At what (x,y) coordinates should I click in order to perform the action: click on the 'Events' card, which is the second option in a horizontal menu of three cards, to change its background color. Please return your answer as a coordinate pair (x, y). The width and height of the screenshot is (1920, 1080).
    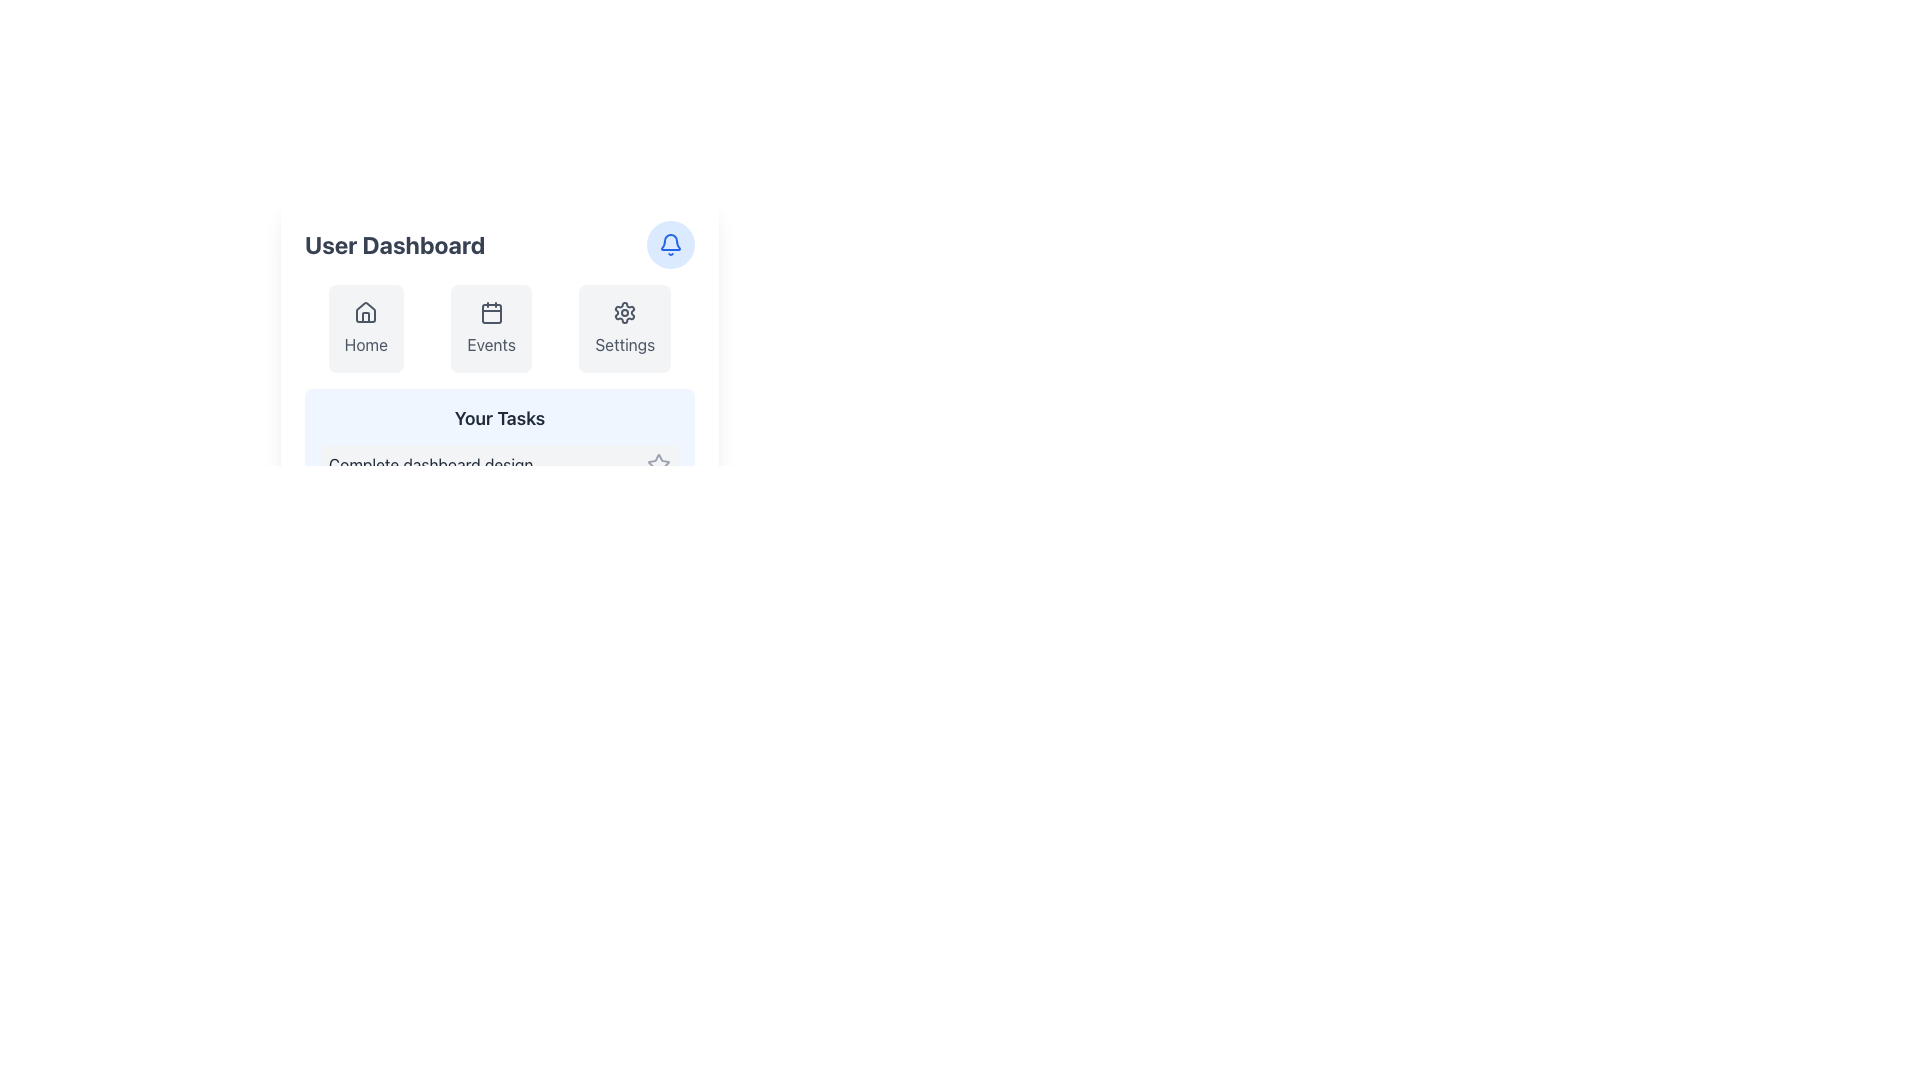
    Looking at the image, I should click on (491, 327).